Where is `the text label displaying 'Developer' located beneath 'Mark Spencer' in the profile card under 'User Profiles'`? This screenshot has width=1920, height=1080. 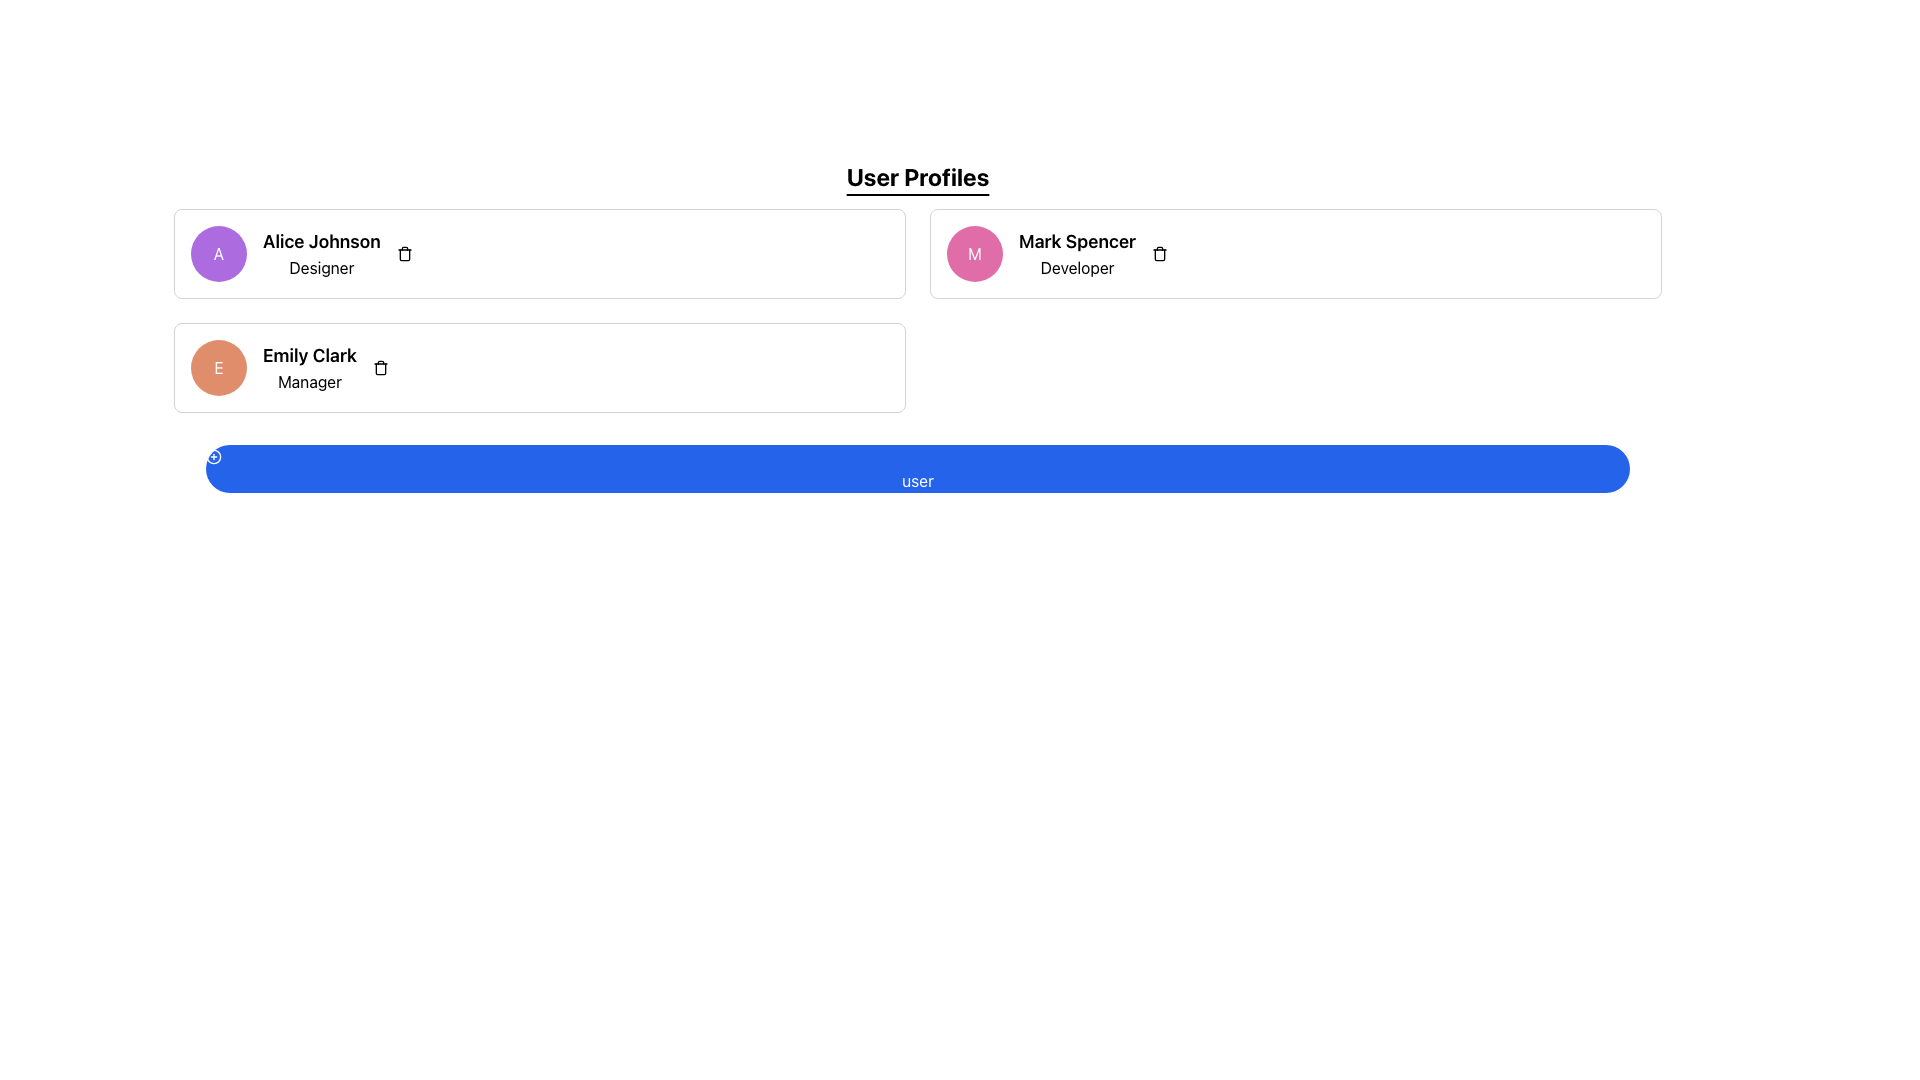
the text label displaying 'Developer' located beneath 'Mark Spencer' in the profile card under 'User Profiles' is located at coordinates (1076, 266).